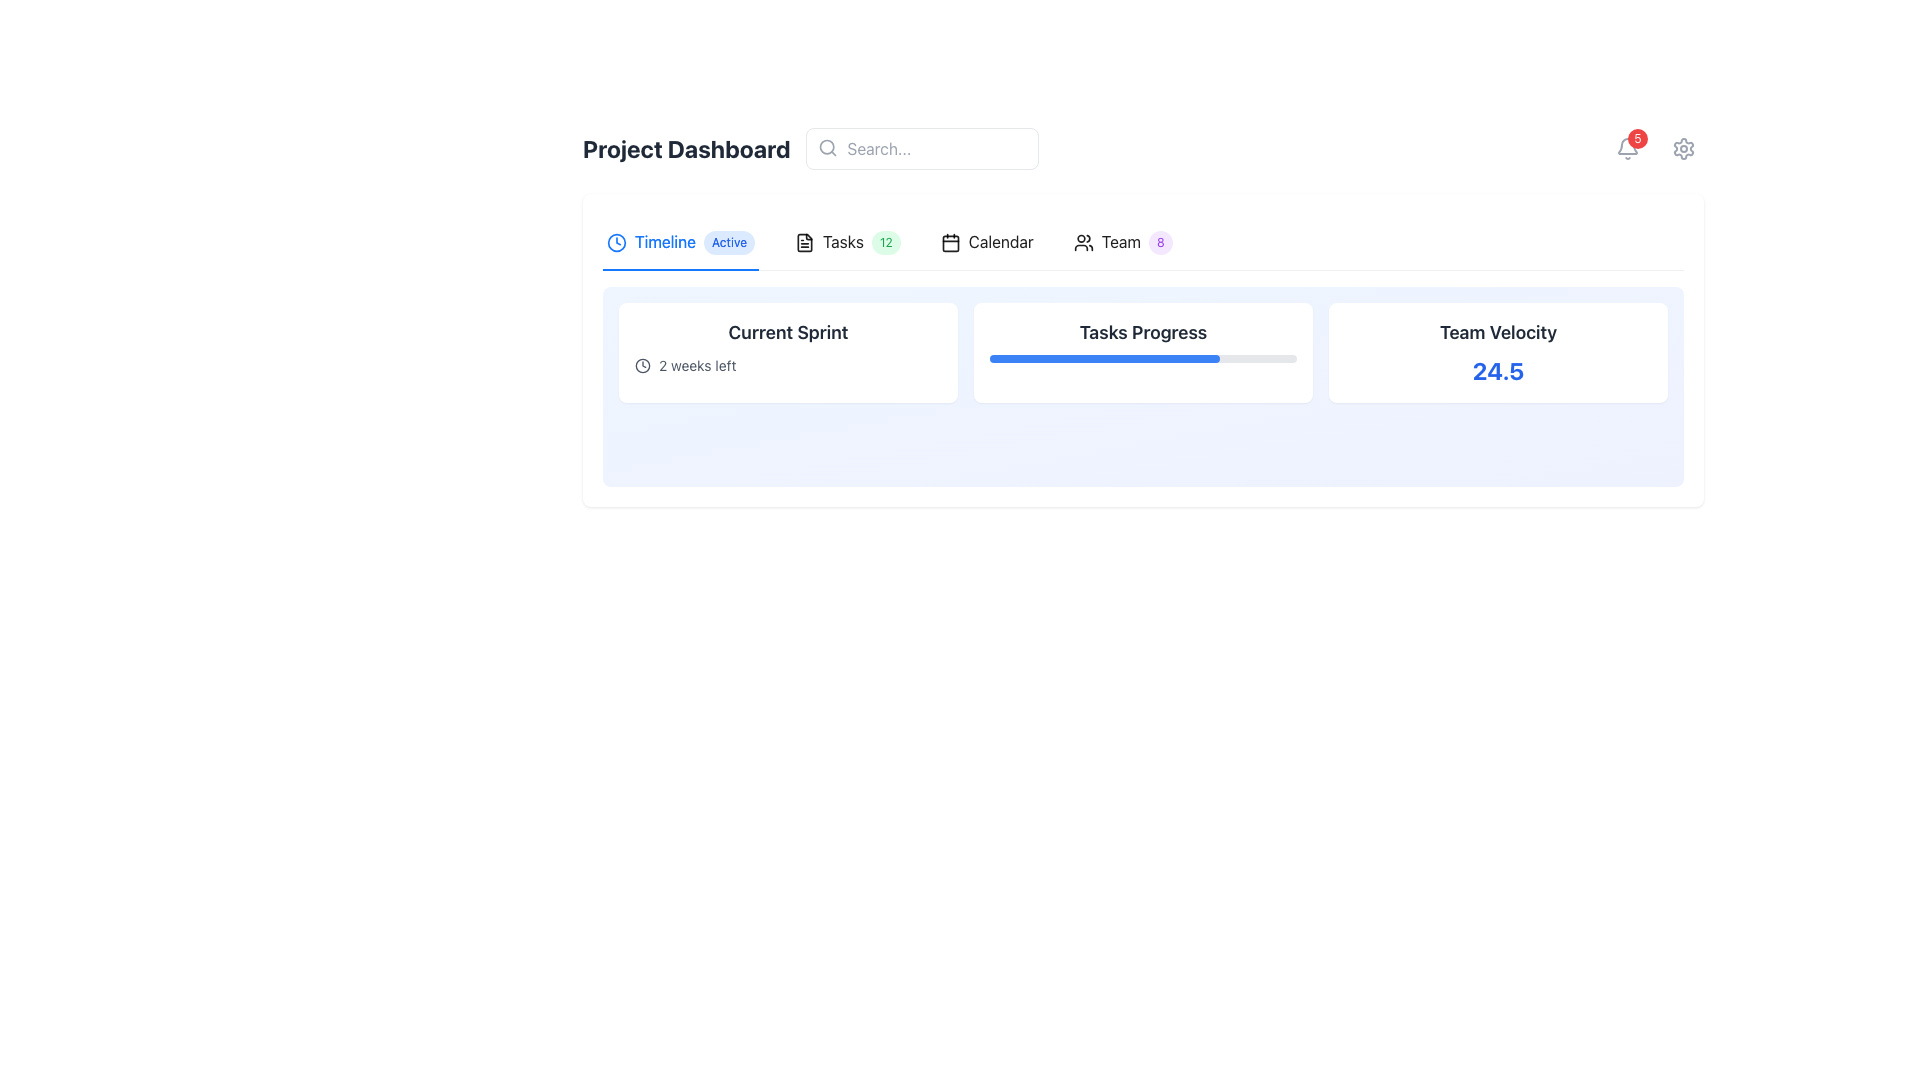  I want to click on the Icon located adjacent to the 'Tasks' label in the task-related section of the dashboard header, so click(805, 241).